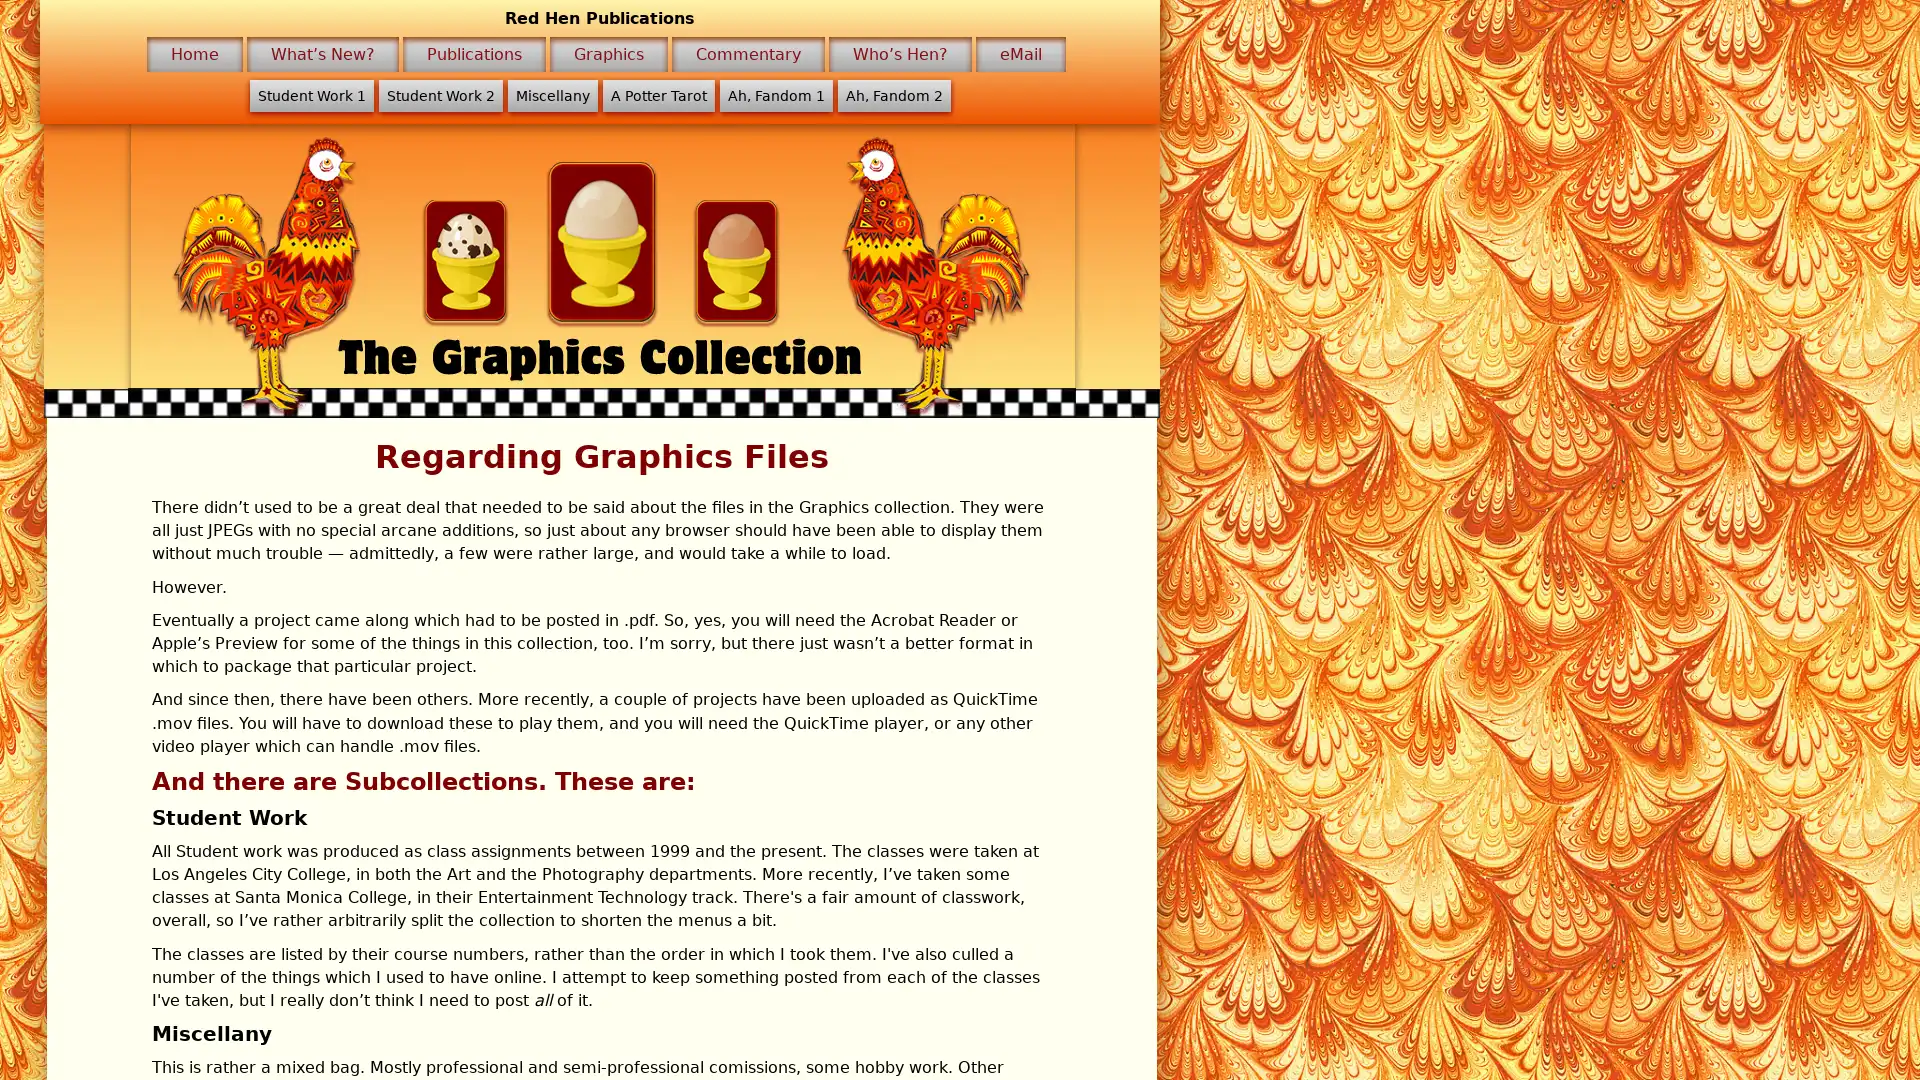 The image size is (1920, 1080). What do you see at coordinates (552, 96) in the screenshot?
I see `Miscellany` at bounding box center [552, 96].